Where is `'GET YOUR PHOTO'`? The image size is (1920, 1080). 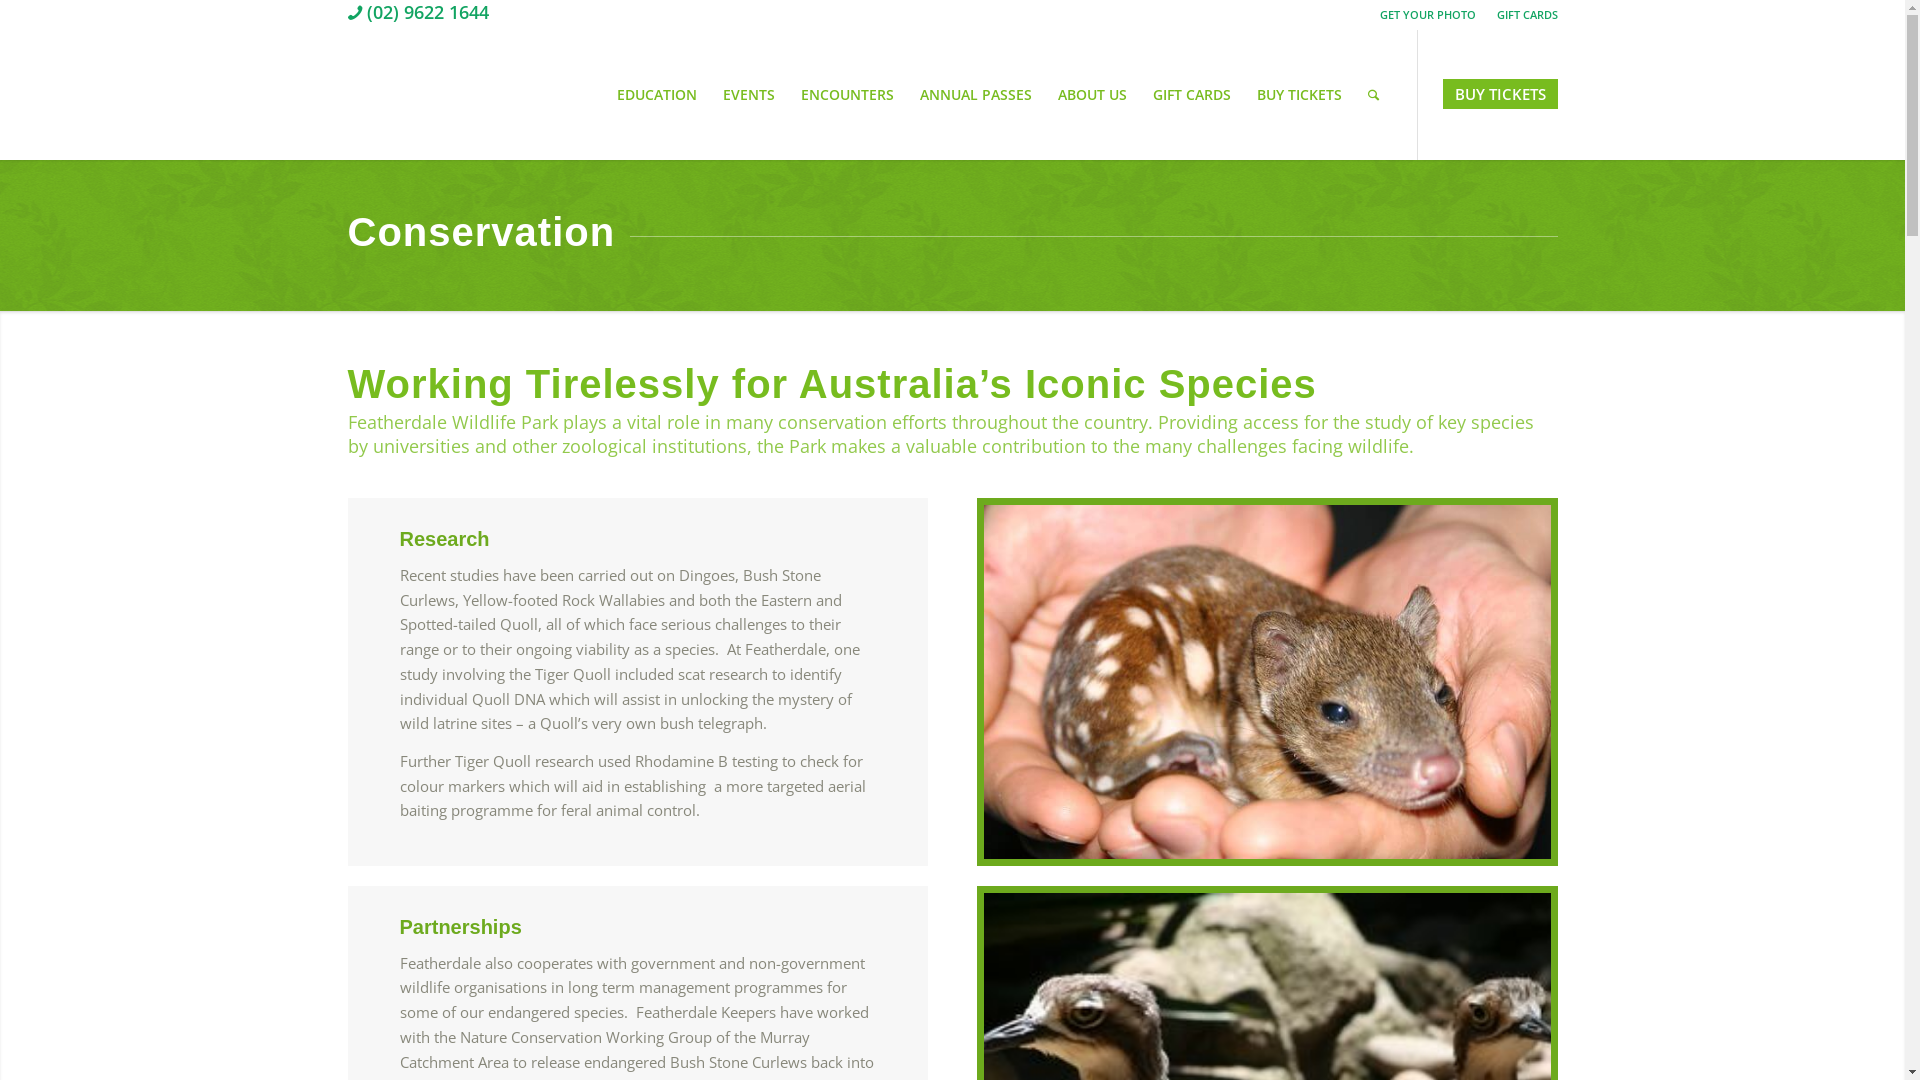
'GET YOUR PHOTO' is located at coordinates (1427, 14).